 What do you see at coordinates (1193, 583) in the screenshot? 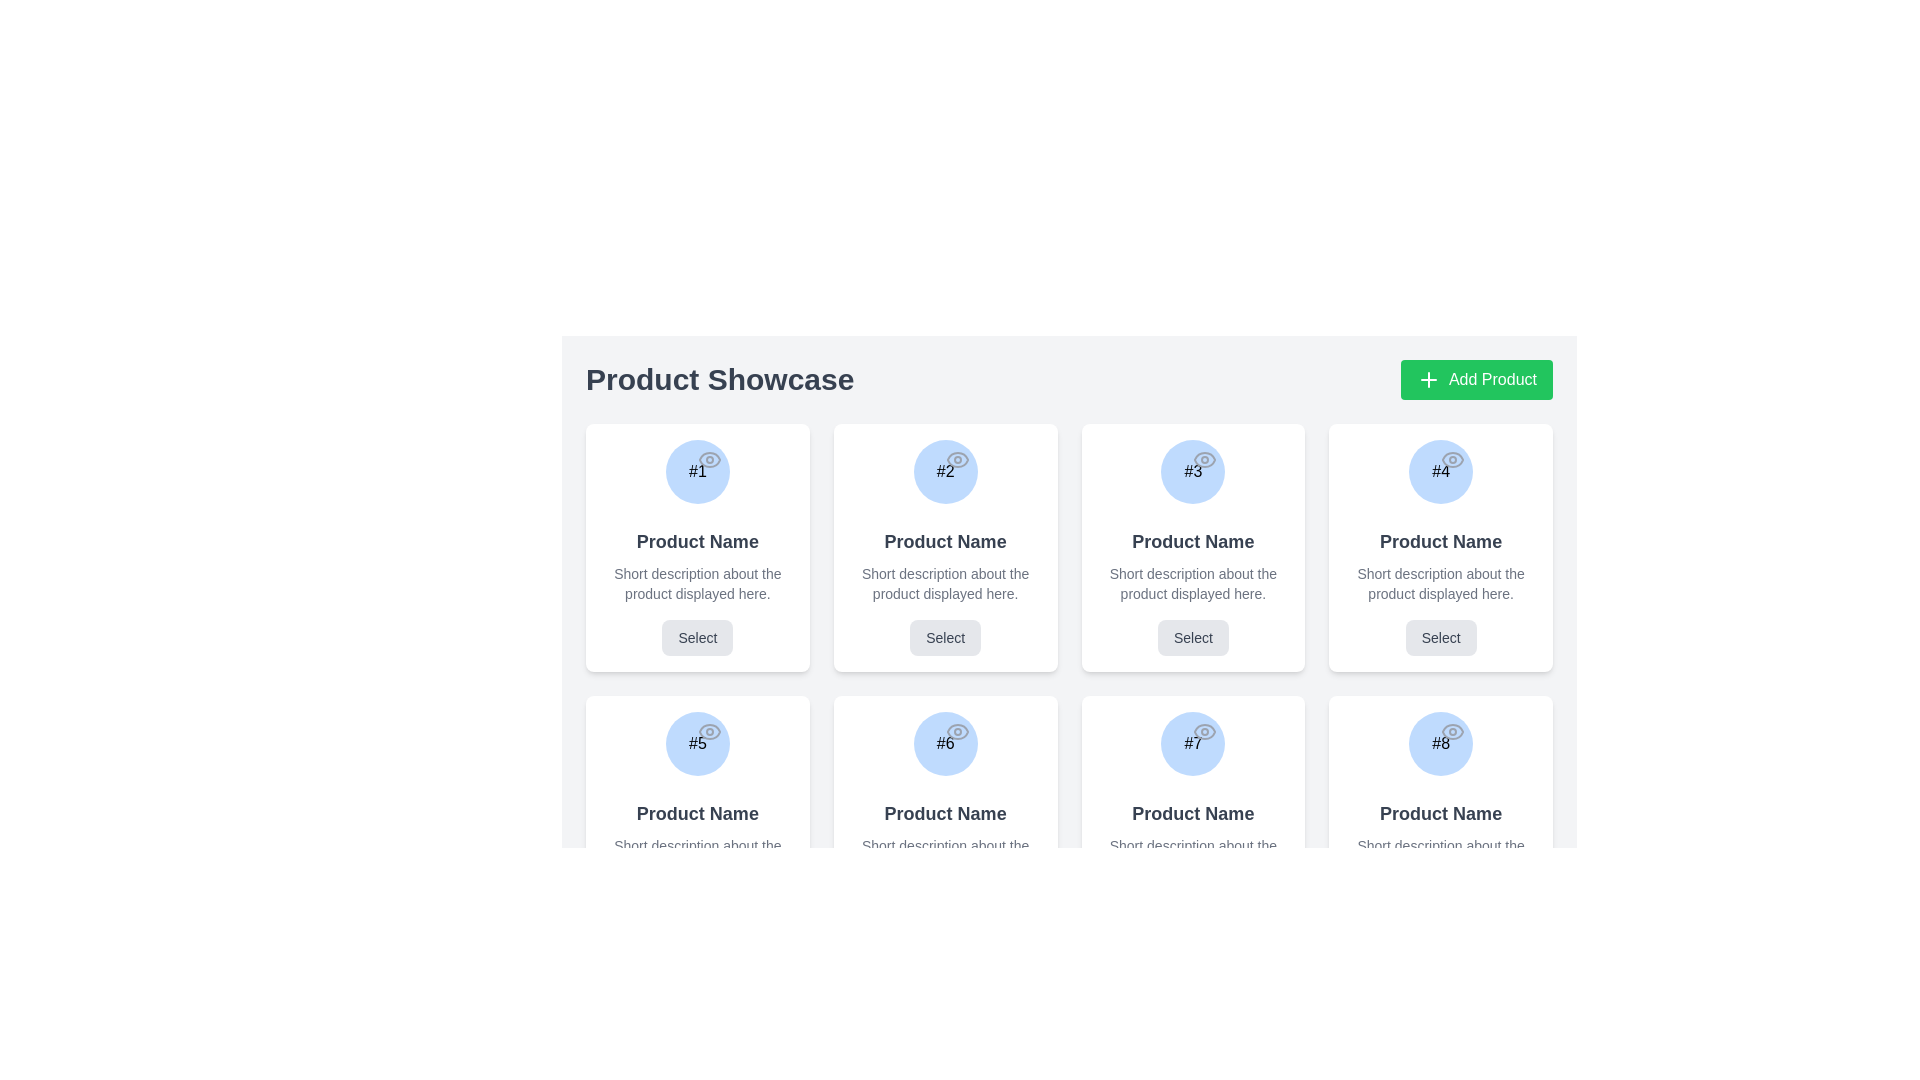
I see `the Text label that provides a brief description of the product in the third card of the first row, located centrally between the card's title and action button` at bounding box center [1193, 583].